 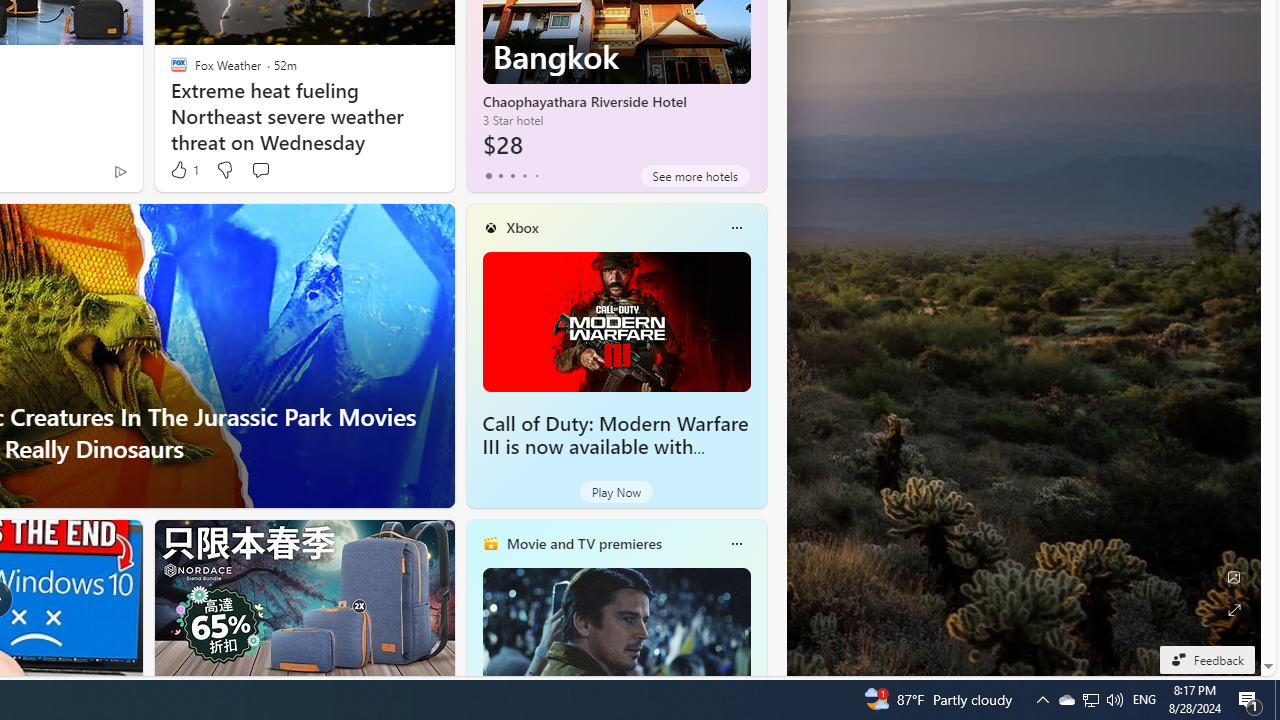 I want to click on 'See more hotels', so click(x=695, y=175).